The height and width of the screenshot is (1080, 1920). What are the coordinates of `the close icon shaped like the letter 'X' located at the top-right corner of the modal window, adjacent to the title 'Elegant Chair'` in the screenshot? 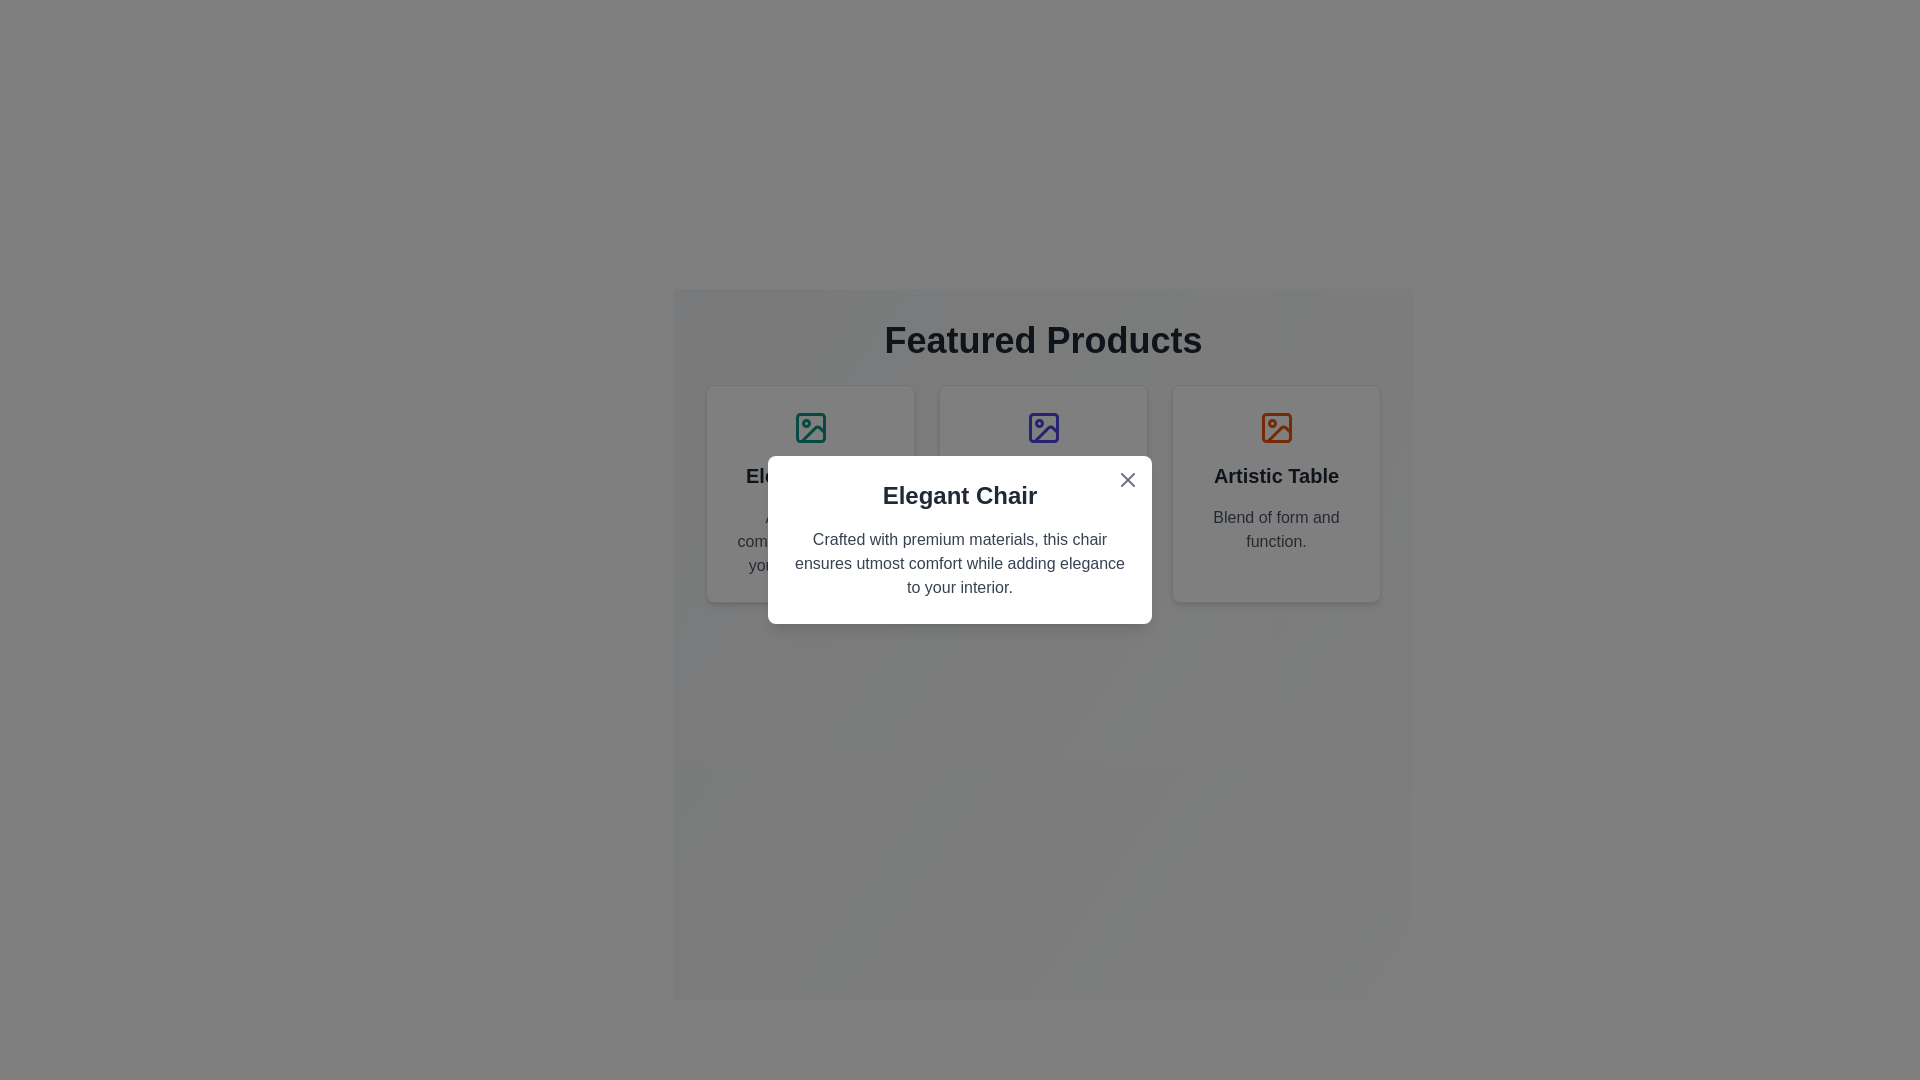 It's located at (1128, 479).